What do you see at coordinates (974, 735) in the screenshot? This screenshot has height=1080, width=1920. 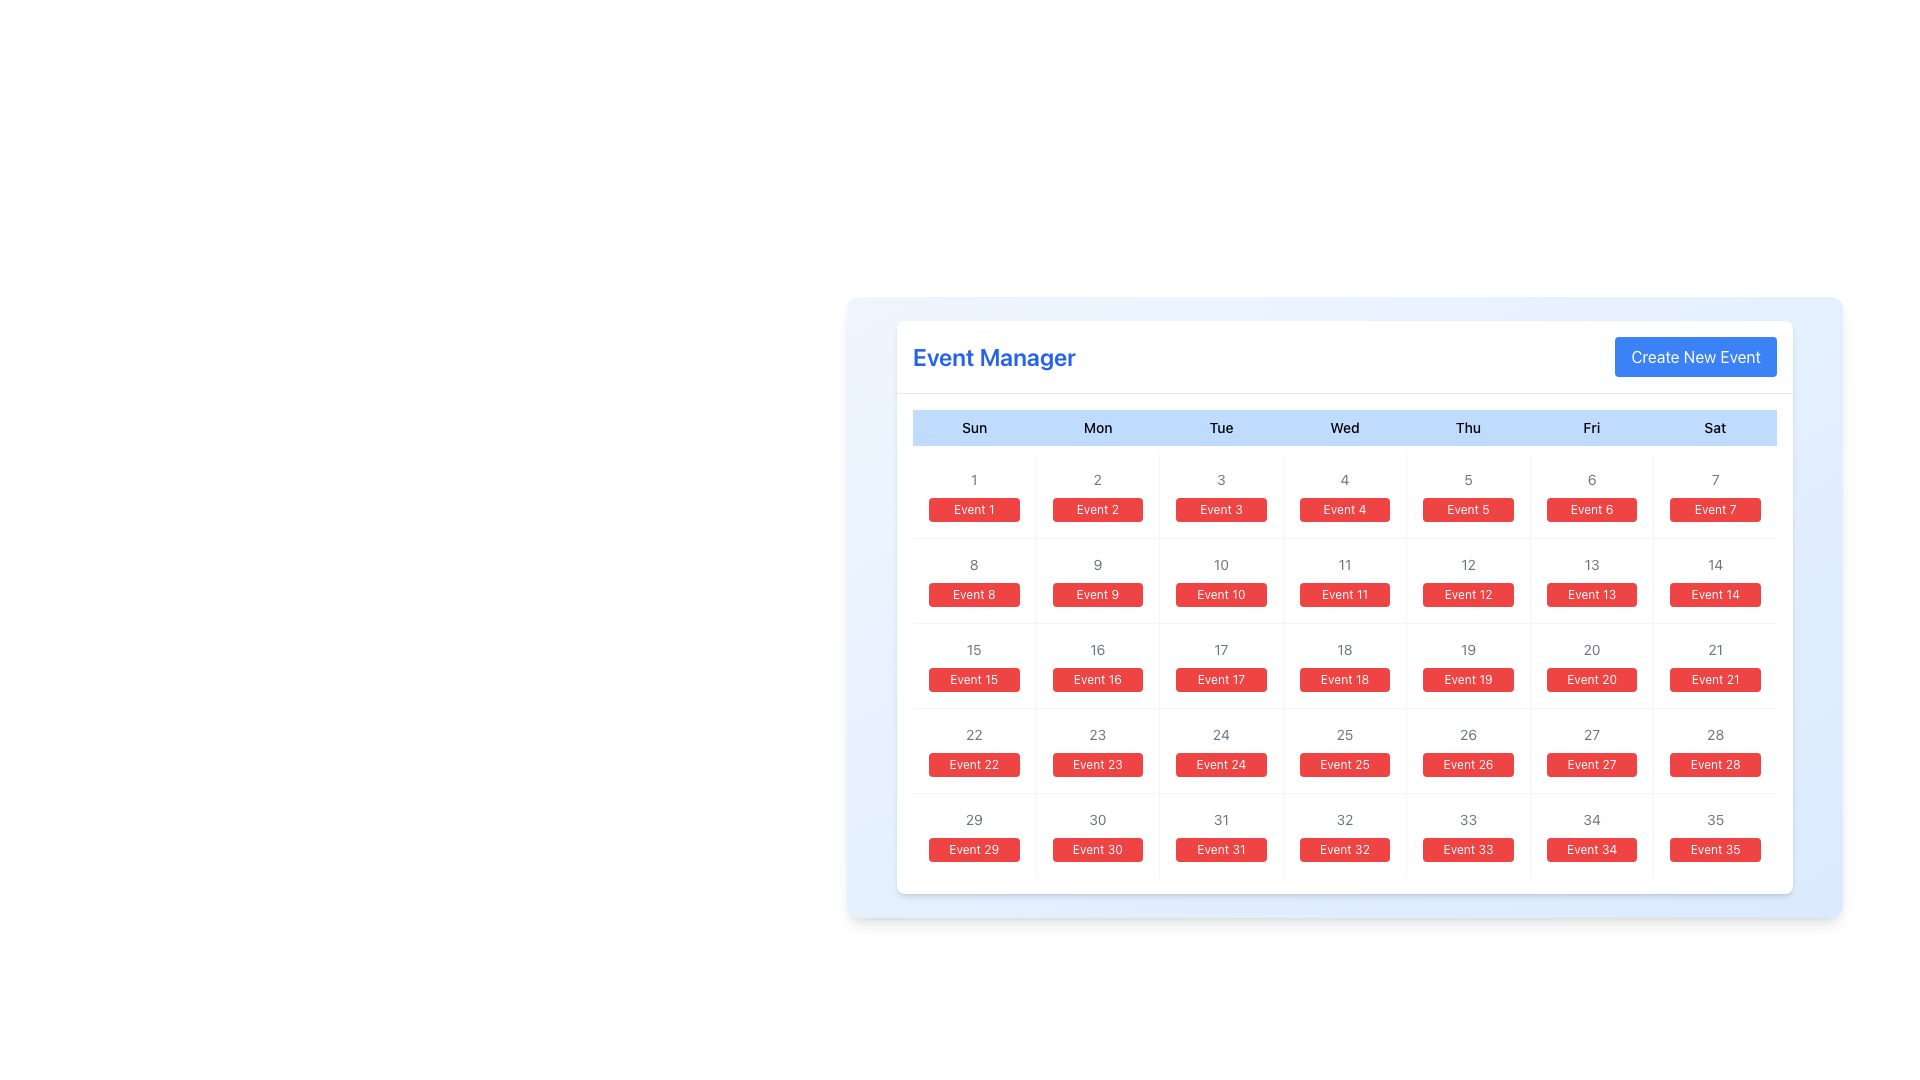 I see `the gray text displaying the number '22' in the calendar event layout` at bounding box center [974, 735].